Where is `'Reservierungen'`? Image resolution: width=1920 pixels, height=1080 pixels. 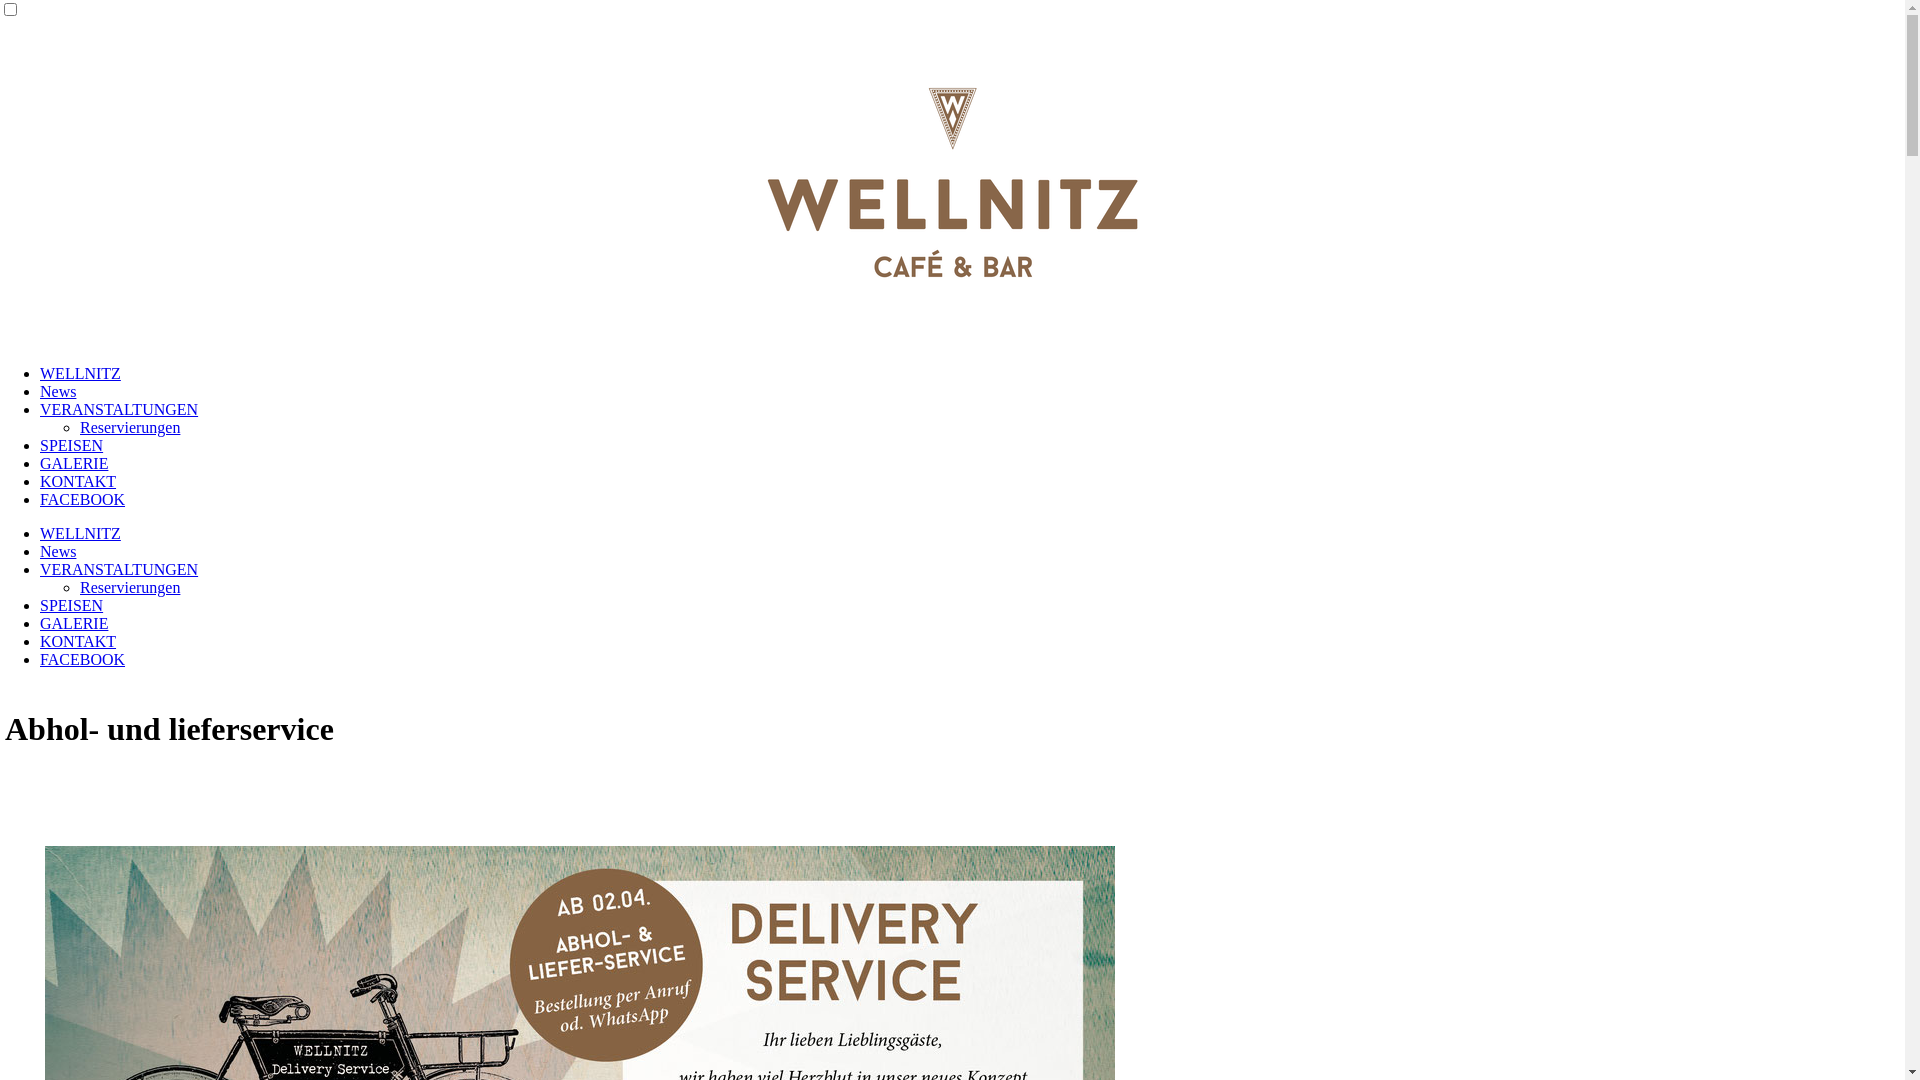
'Reservierungen' is located at coordinates (128, 426).